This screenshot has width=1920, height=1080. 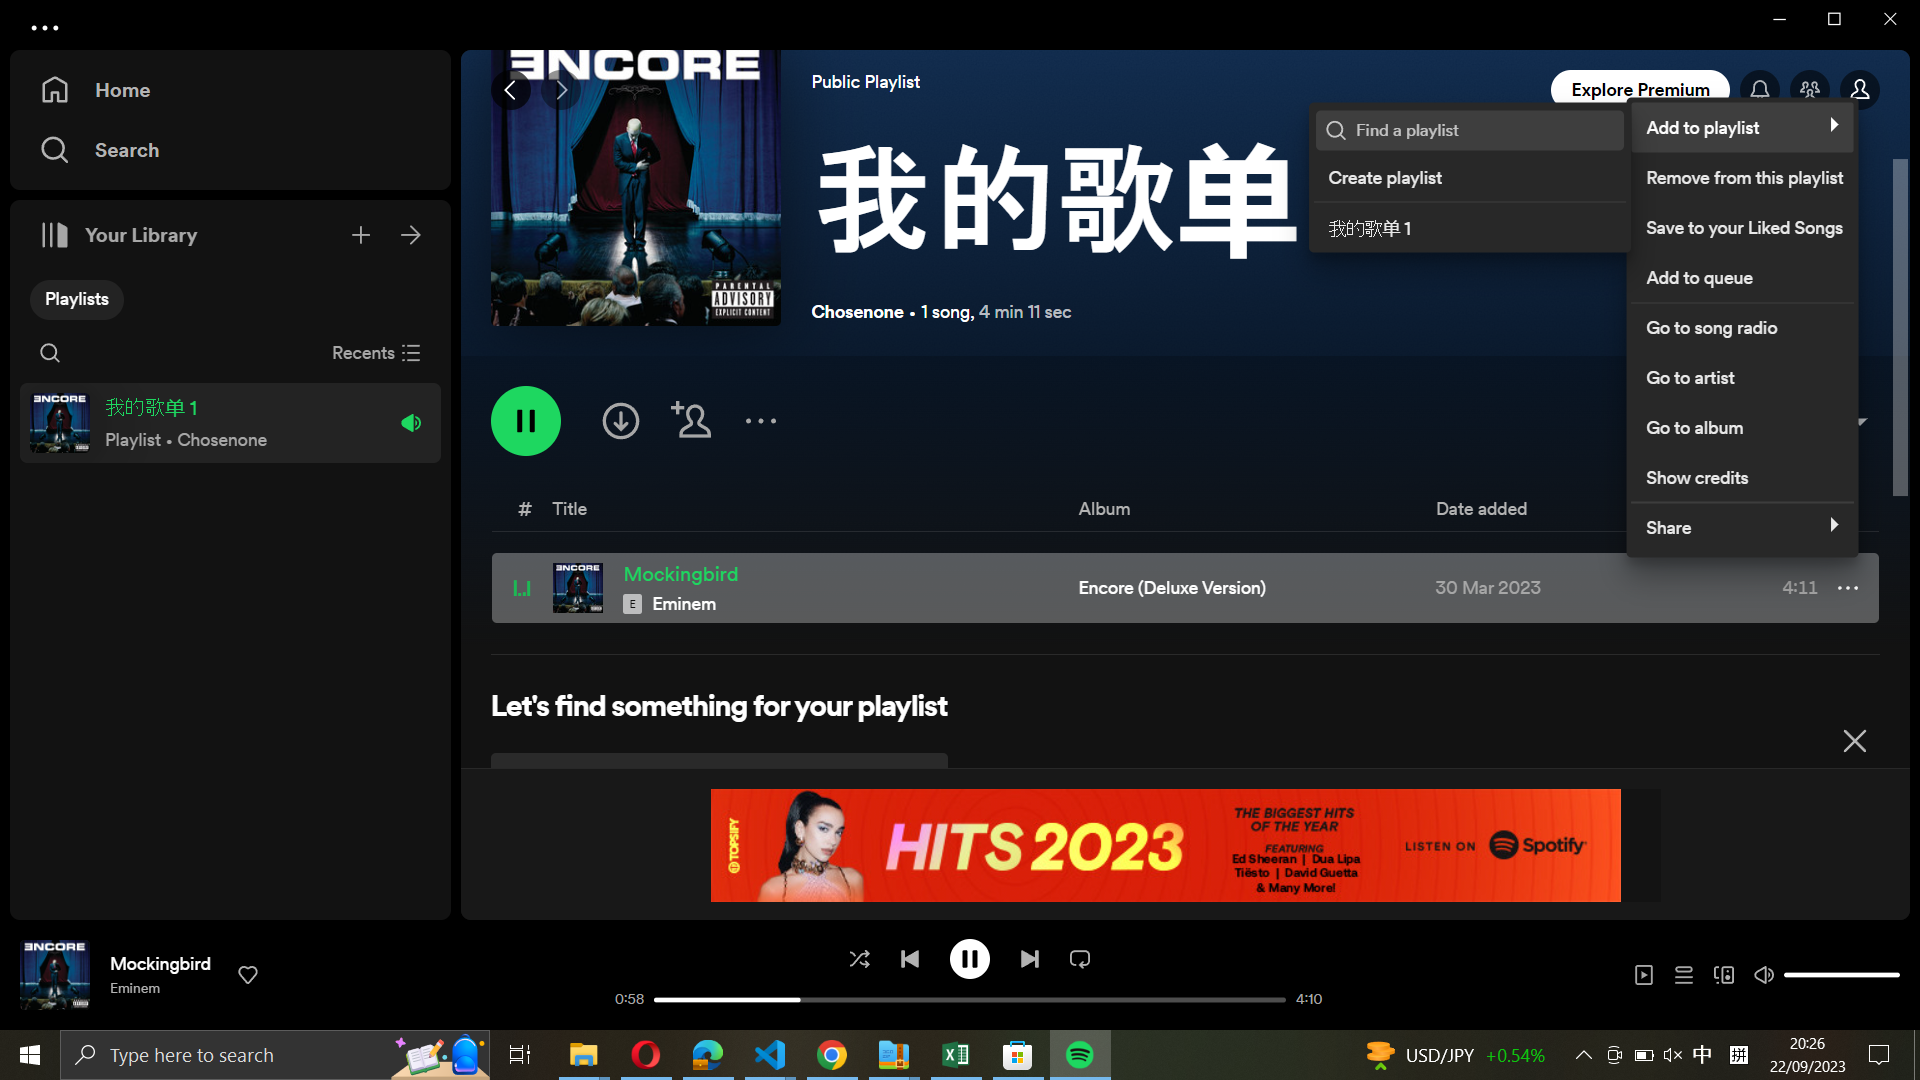 I want to click on Stop the song, so click(x=970, y=956).